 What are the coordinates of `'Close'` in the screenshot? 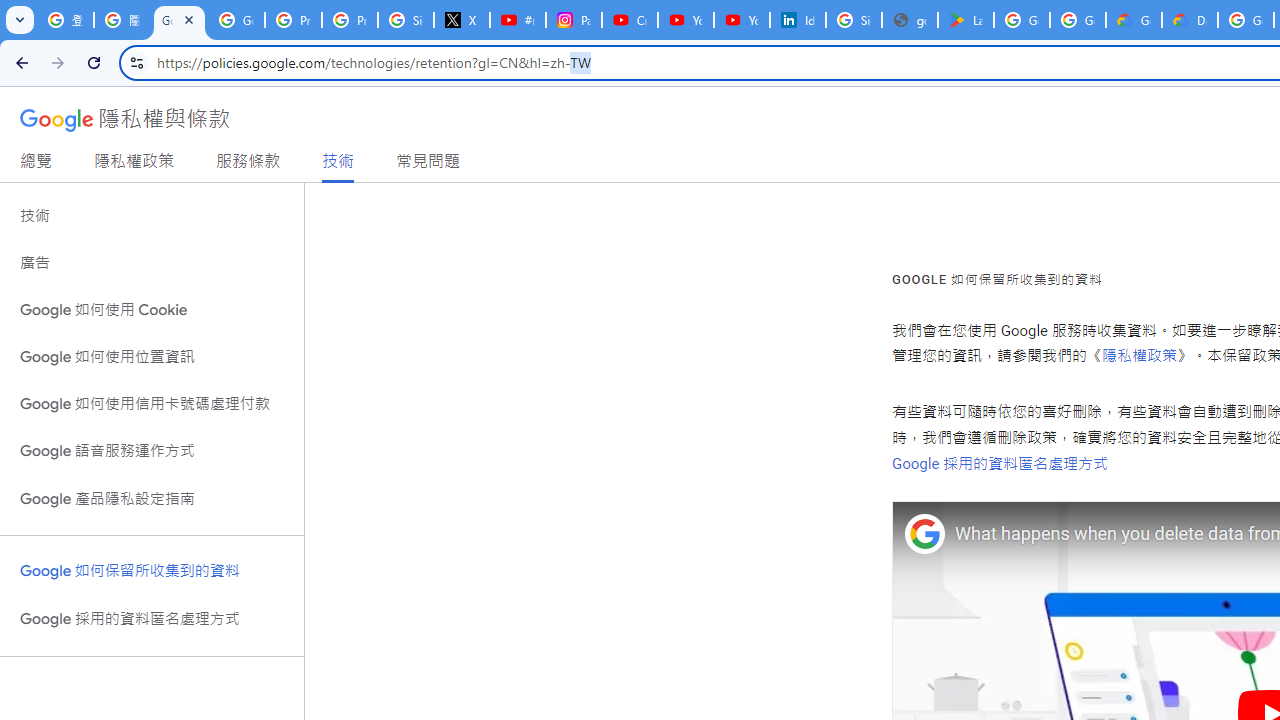 It's located at (189, 19).